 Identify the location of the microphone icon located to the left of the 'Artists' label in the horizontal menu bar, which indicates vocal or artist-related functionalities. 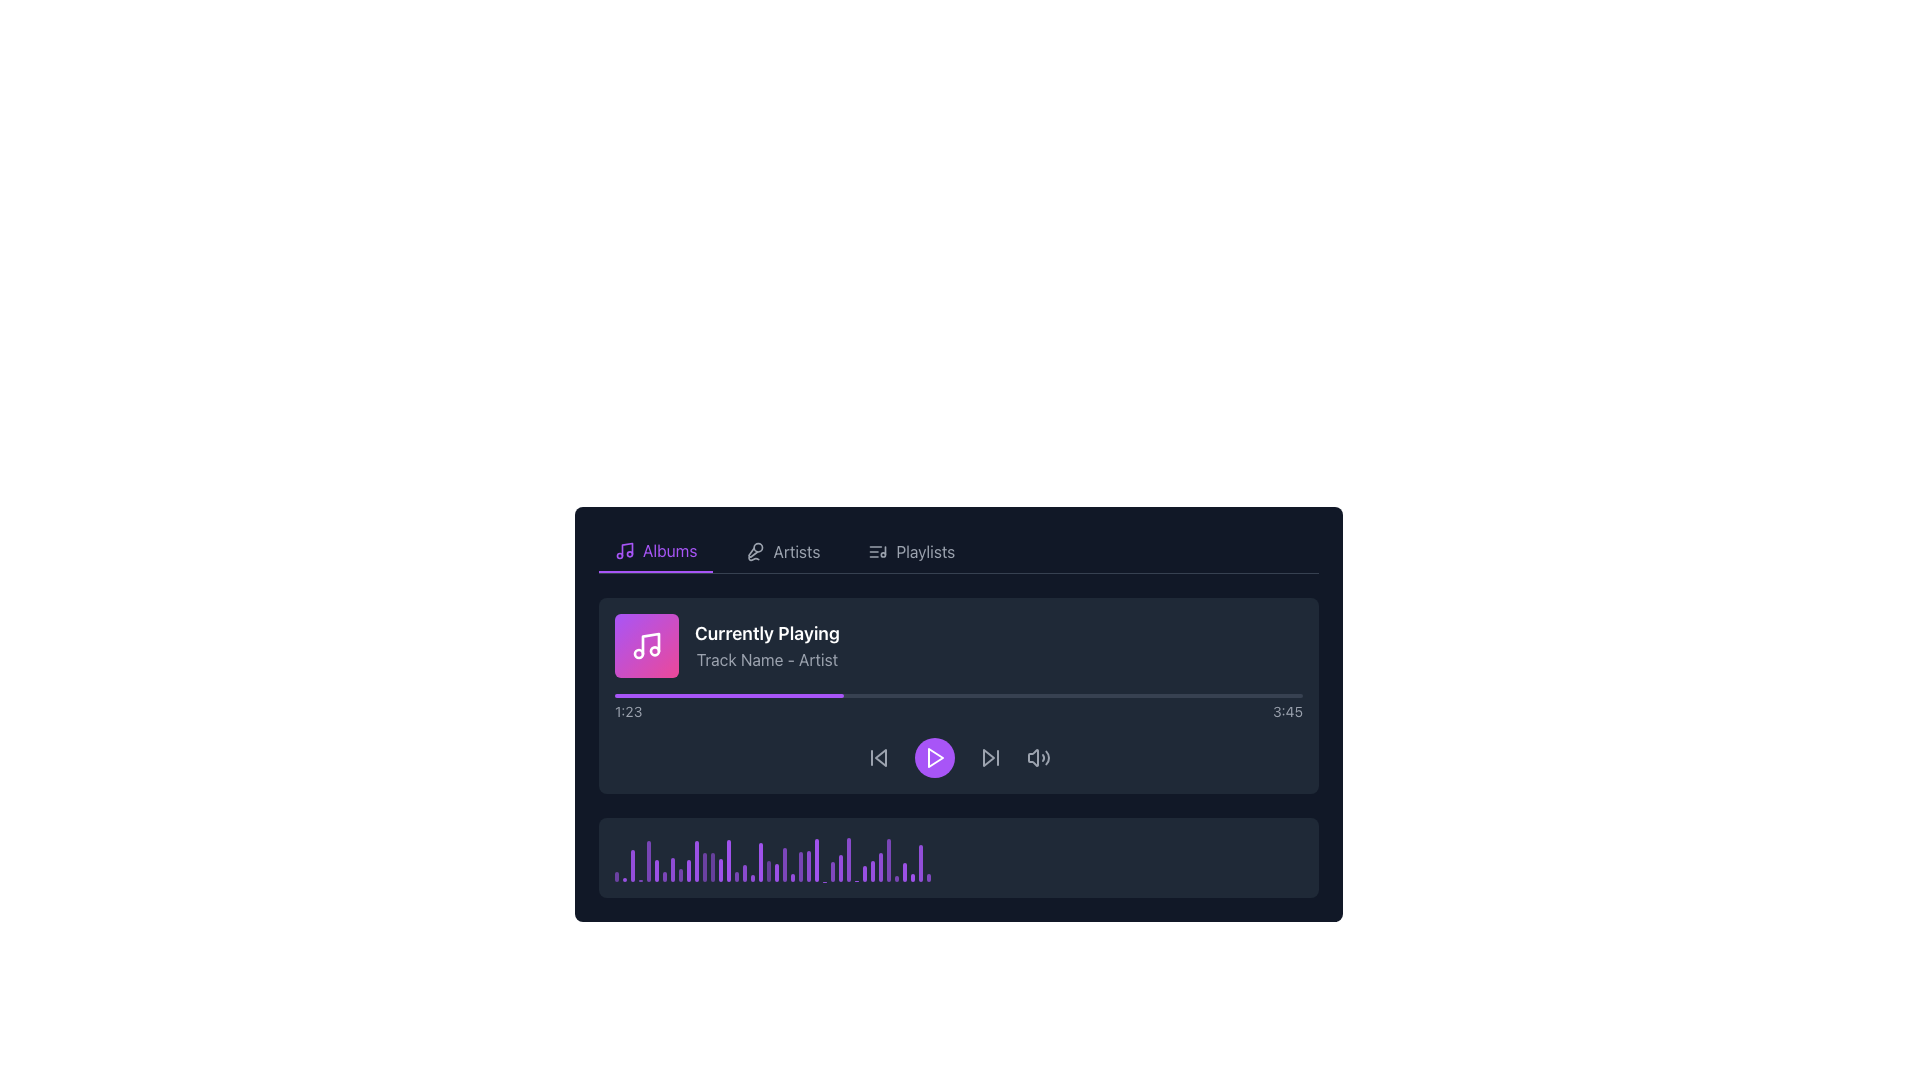
(754, 551).